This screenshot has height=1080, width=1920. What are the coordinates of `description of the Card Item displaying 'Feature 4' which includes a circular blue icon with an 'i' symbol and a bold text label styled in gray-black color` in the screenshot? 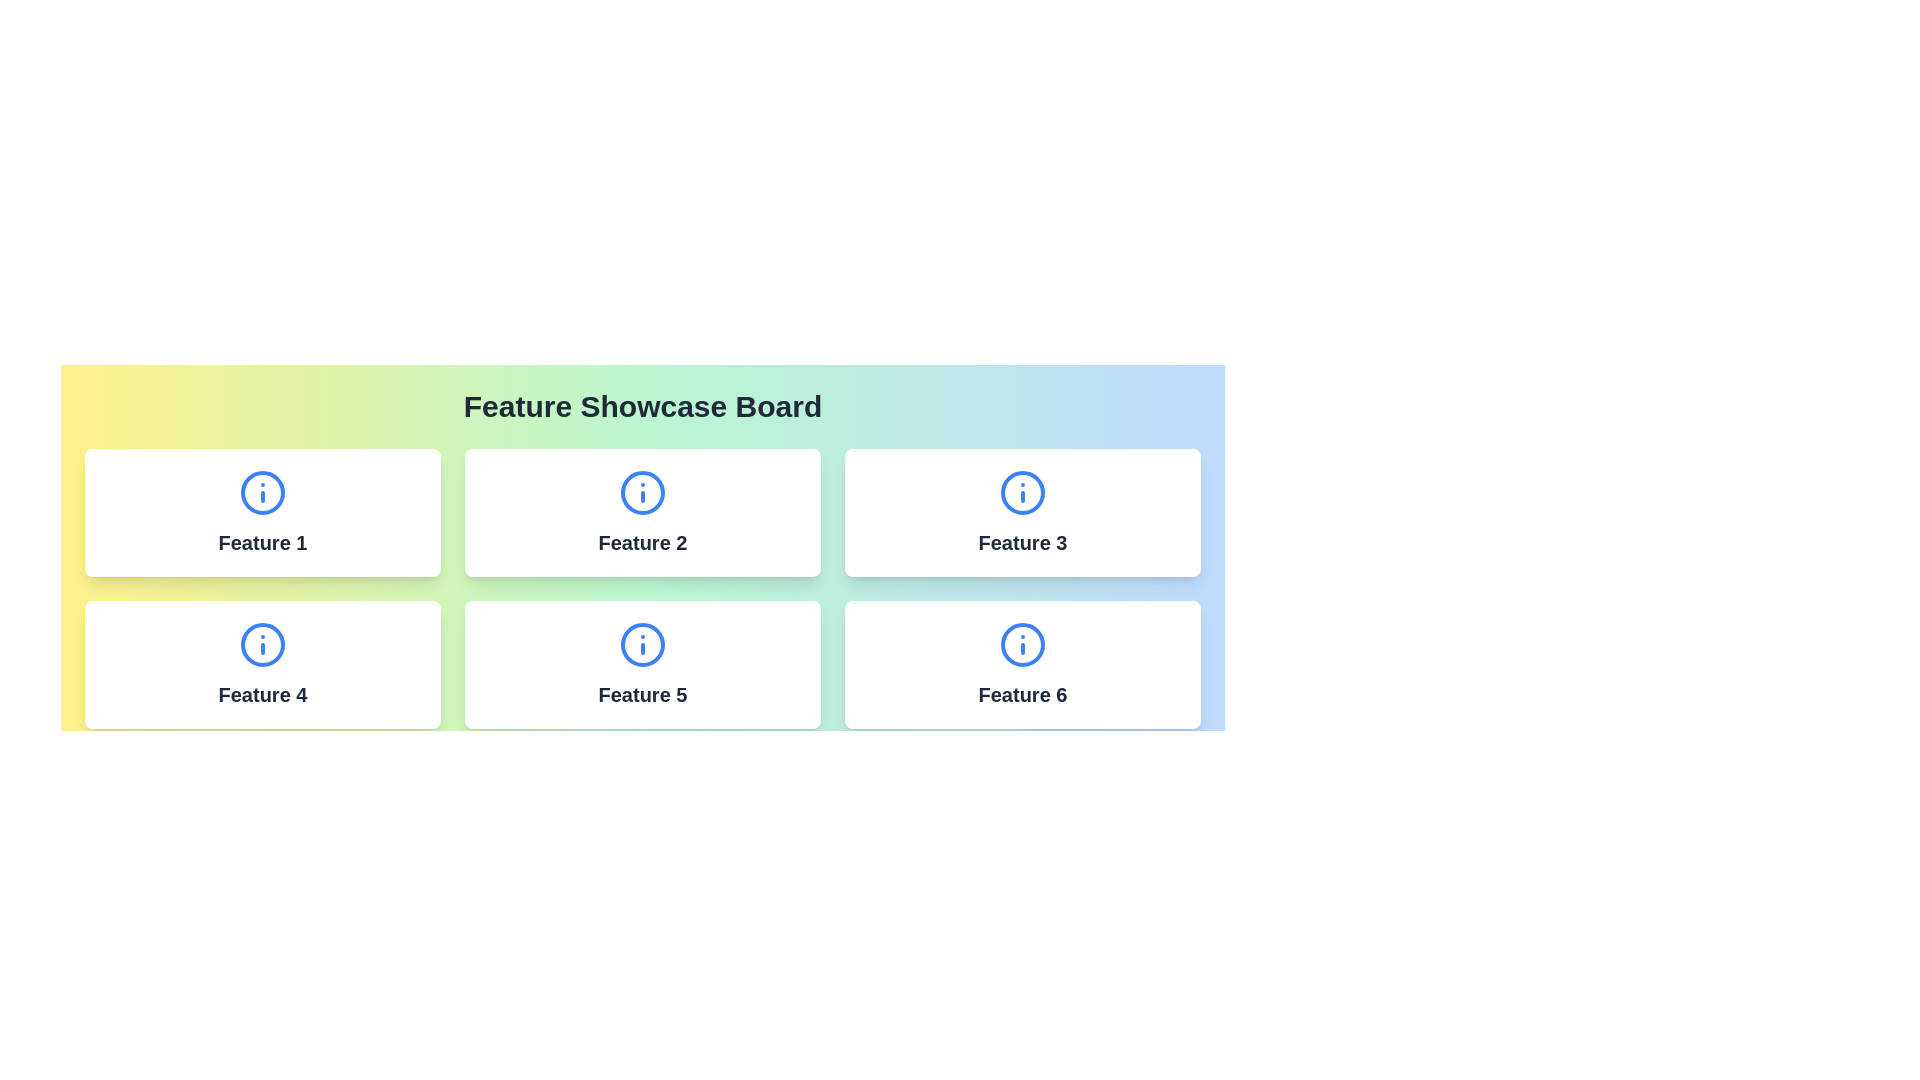 It's located at (262, 664).